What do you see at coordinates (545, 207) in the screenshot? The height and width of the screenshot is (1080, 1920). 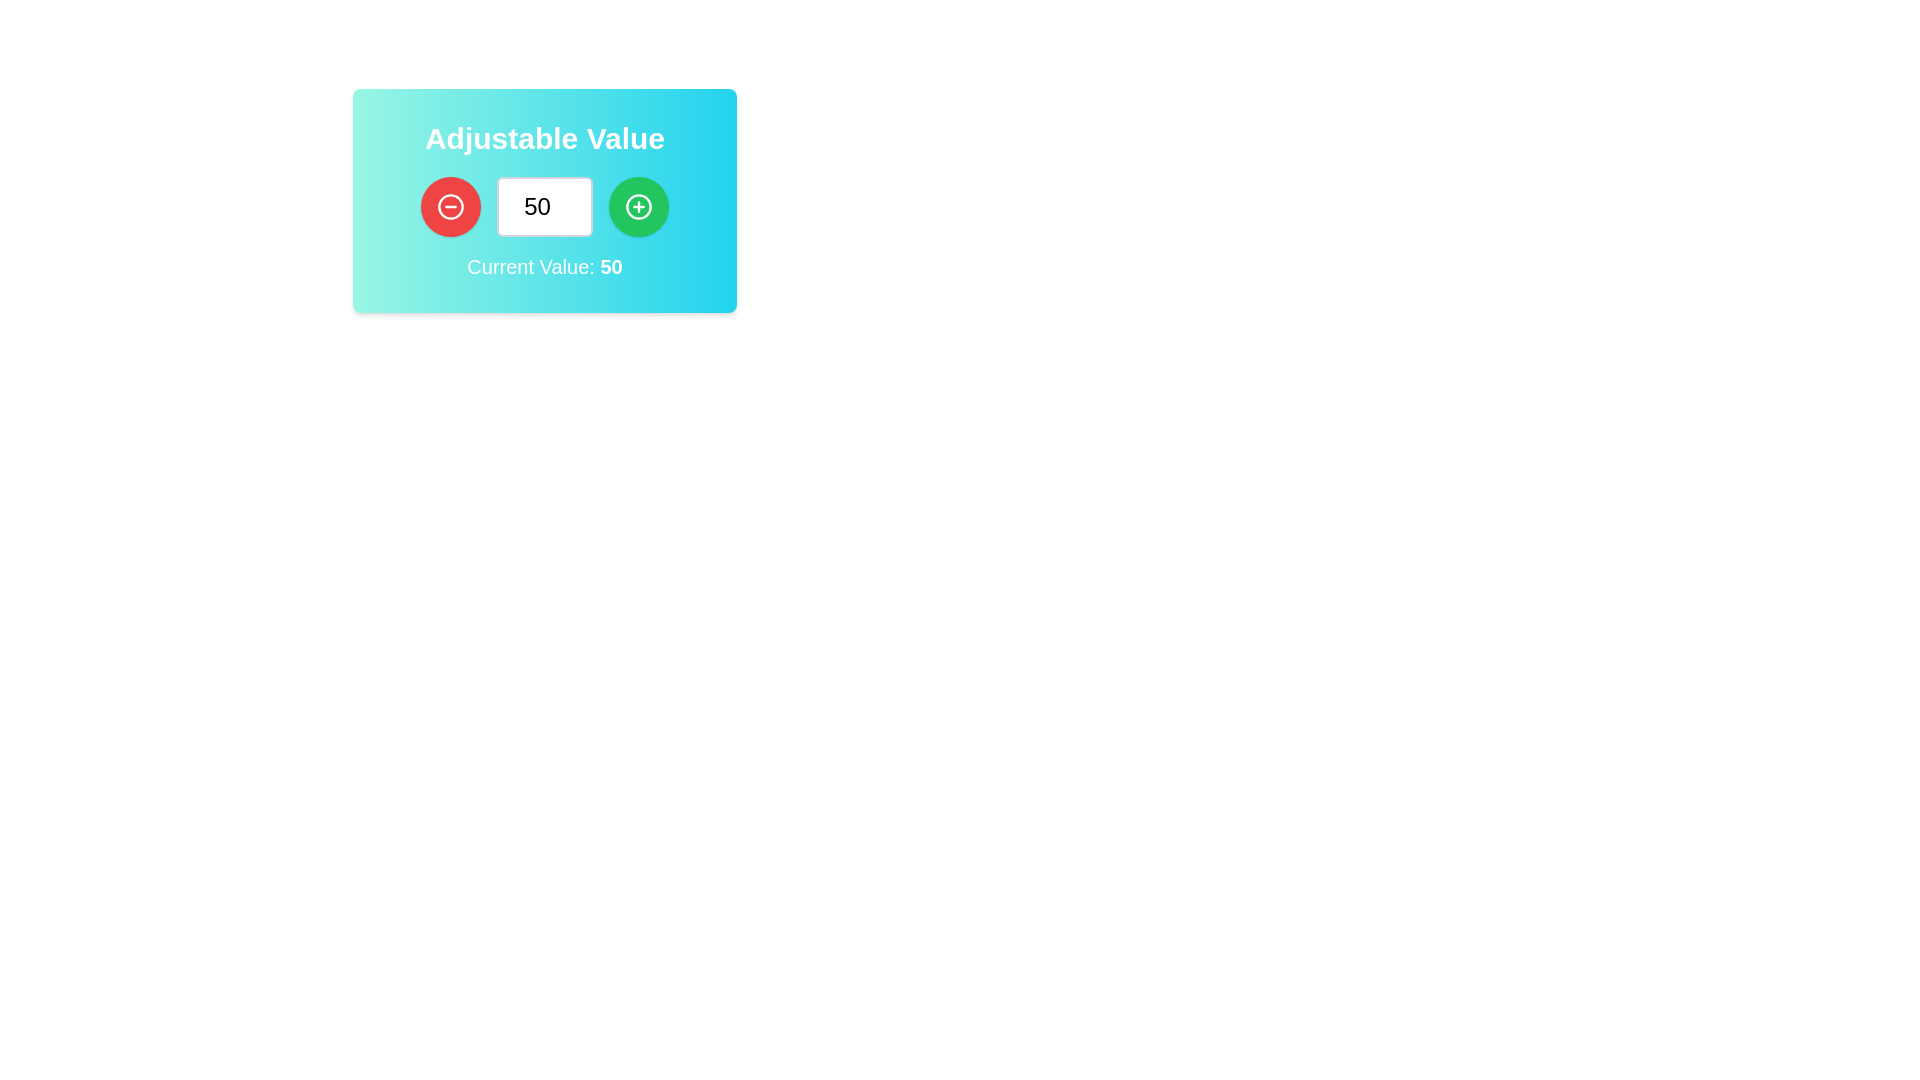 I see `the numeric input field within the blue gradient box labeled 'Adjustable Value' to focus on it` at bounding box center [545, 207].